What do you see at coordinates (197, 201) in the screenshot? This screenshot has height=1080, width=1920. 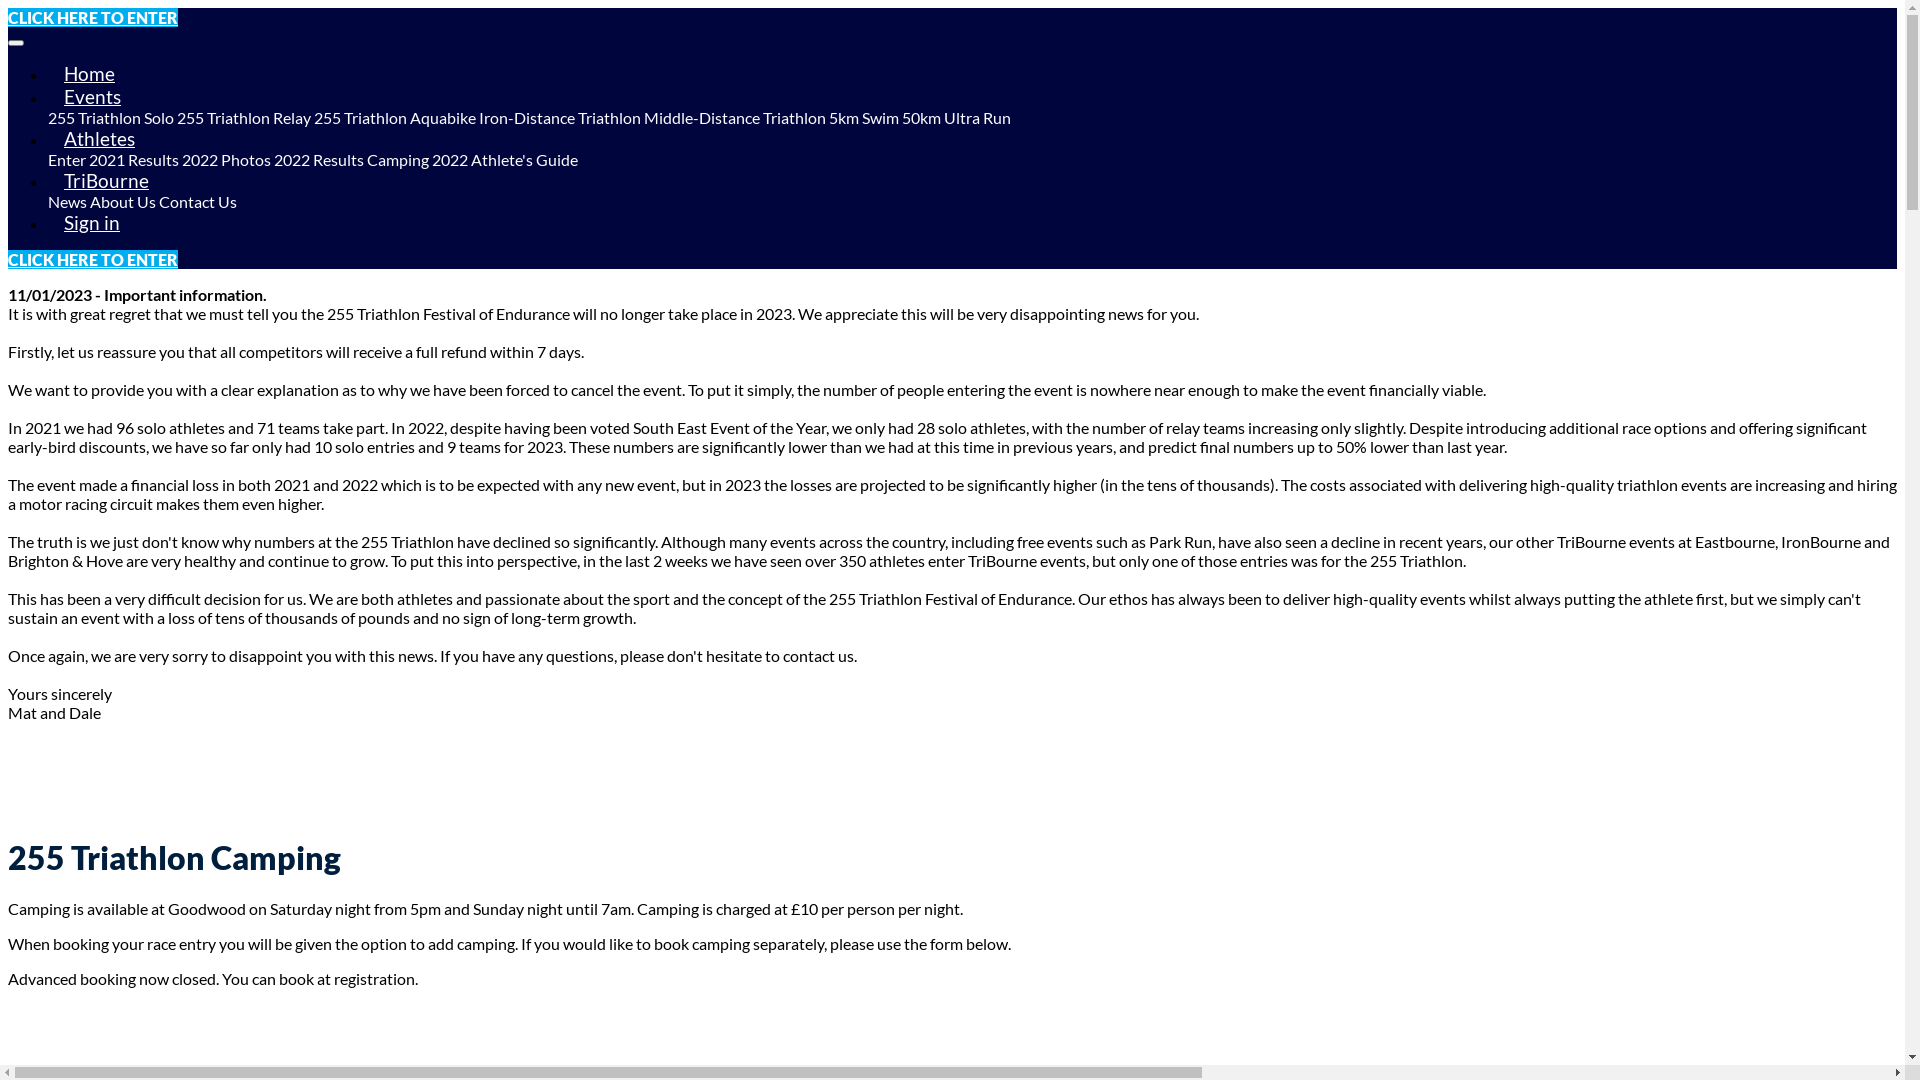 I see `'Contact Us'` at bounding box center [197, 201].